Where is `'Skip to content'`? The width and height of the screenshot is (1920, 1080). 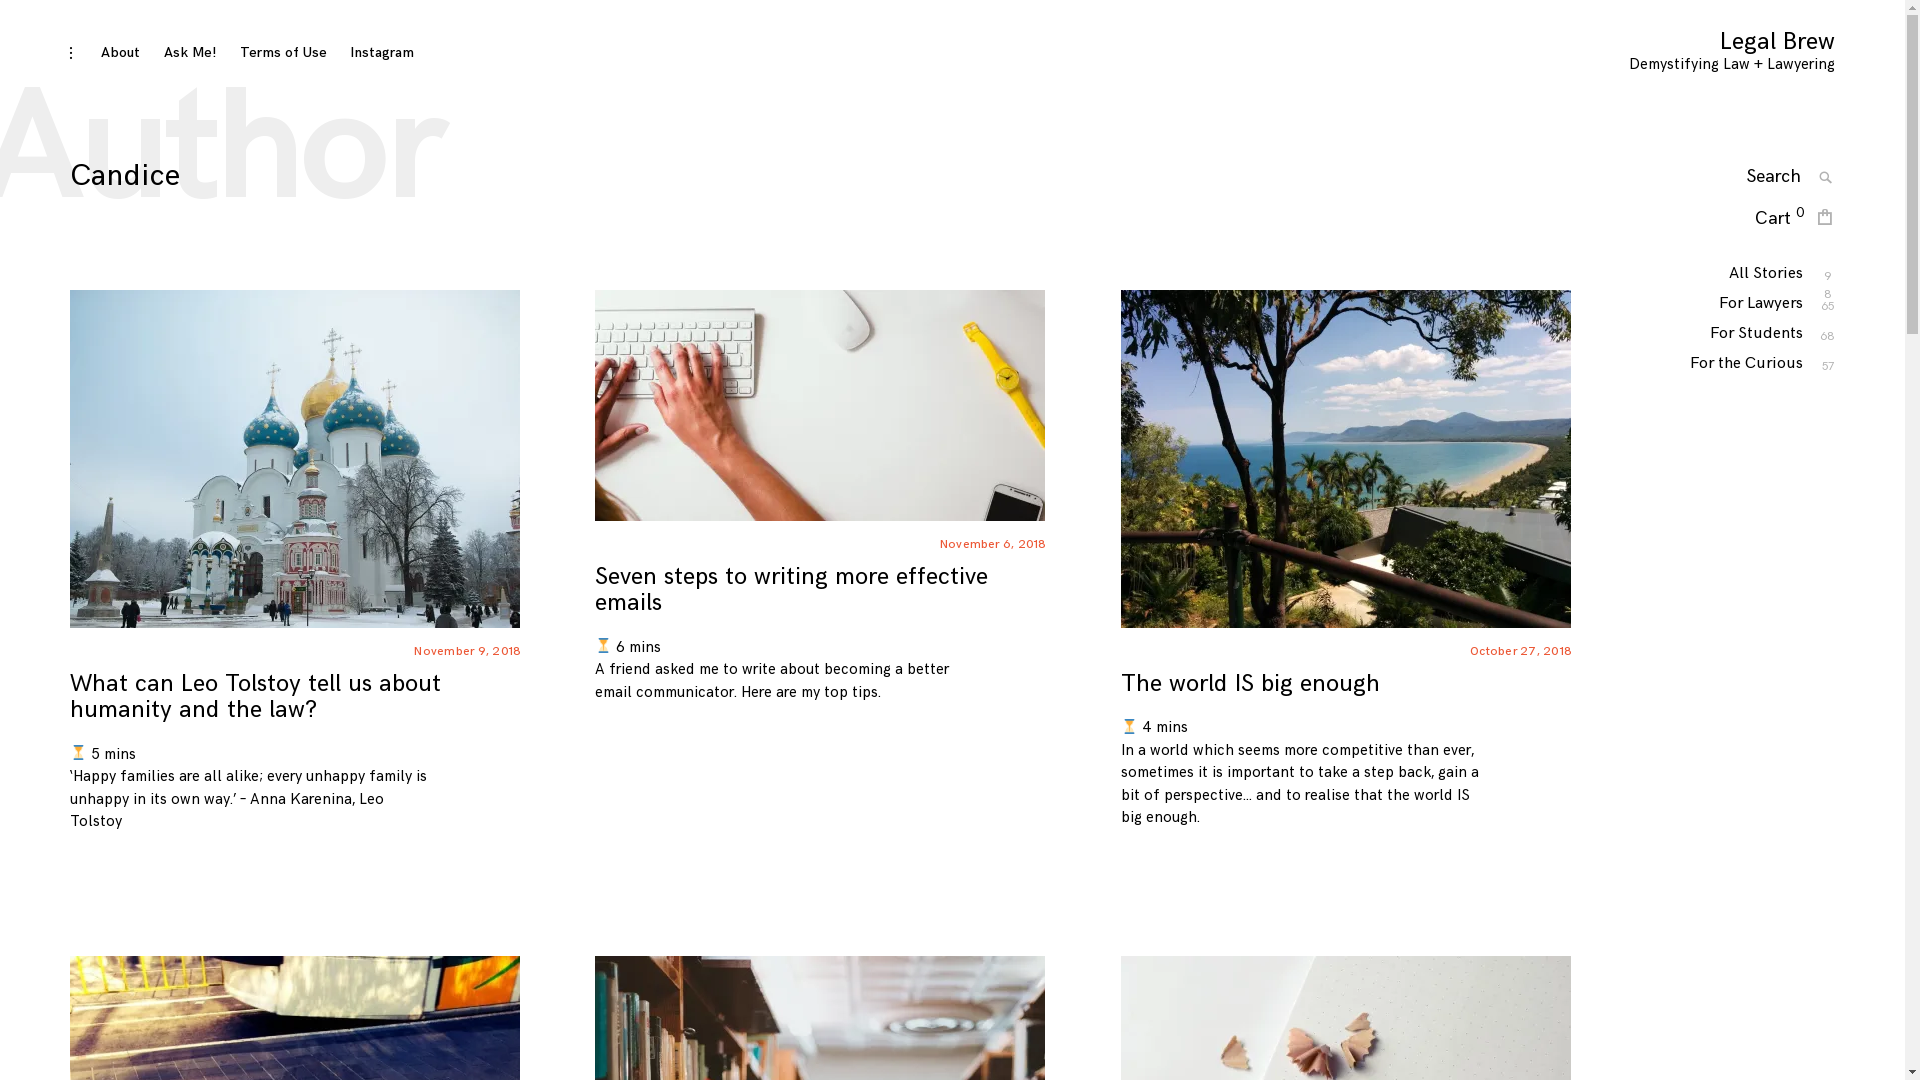
'Skip to content' is located at coordinates (69, 39).